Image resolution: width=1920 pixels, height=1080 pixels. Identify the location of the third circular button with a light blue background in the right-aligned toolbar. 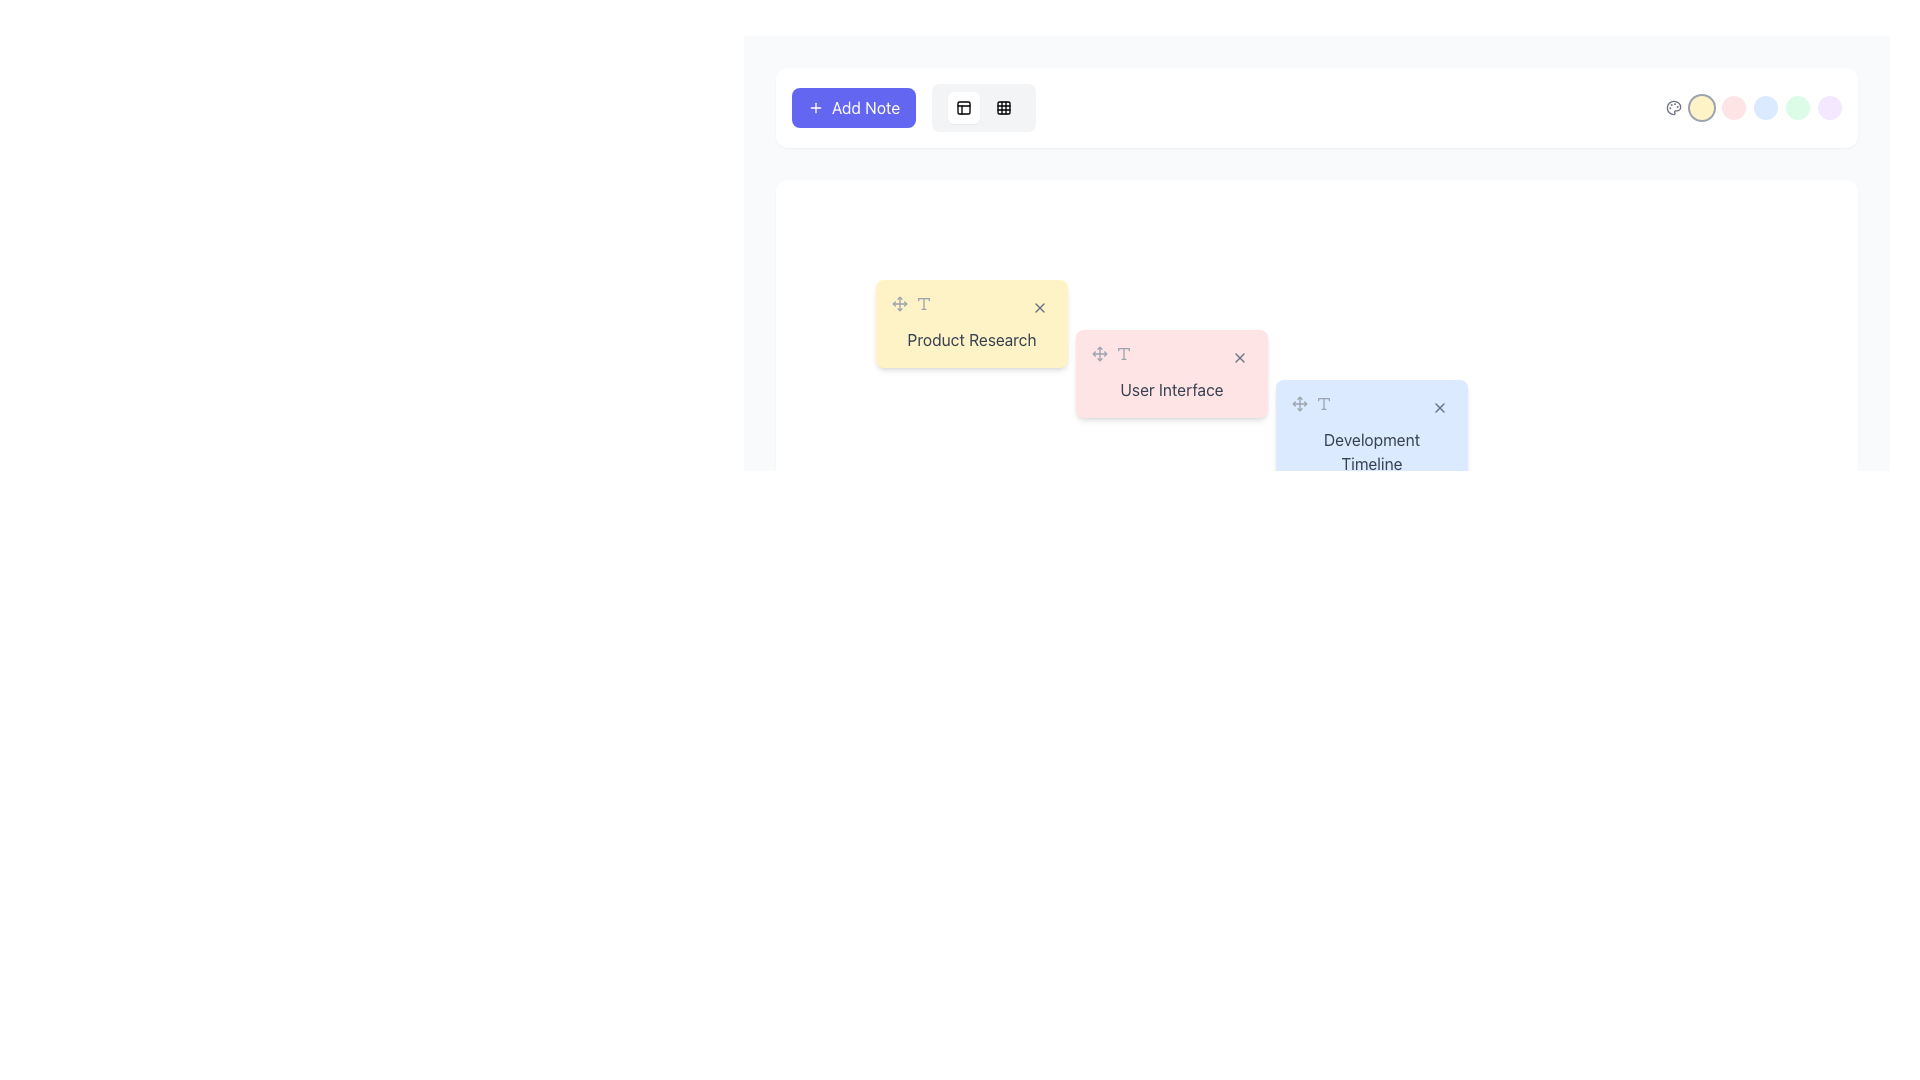
(1752, 108).